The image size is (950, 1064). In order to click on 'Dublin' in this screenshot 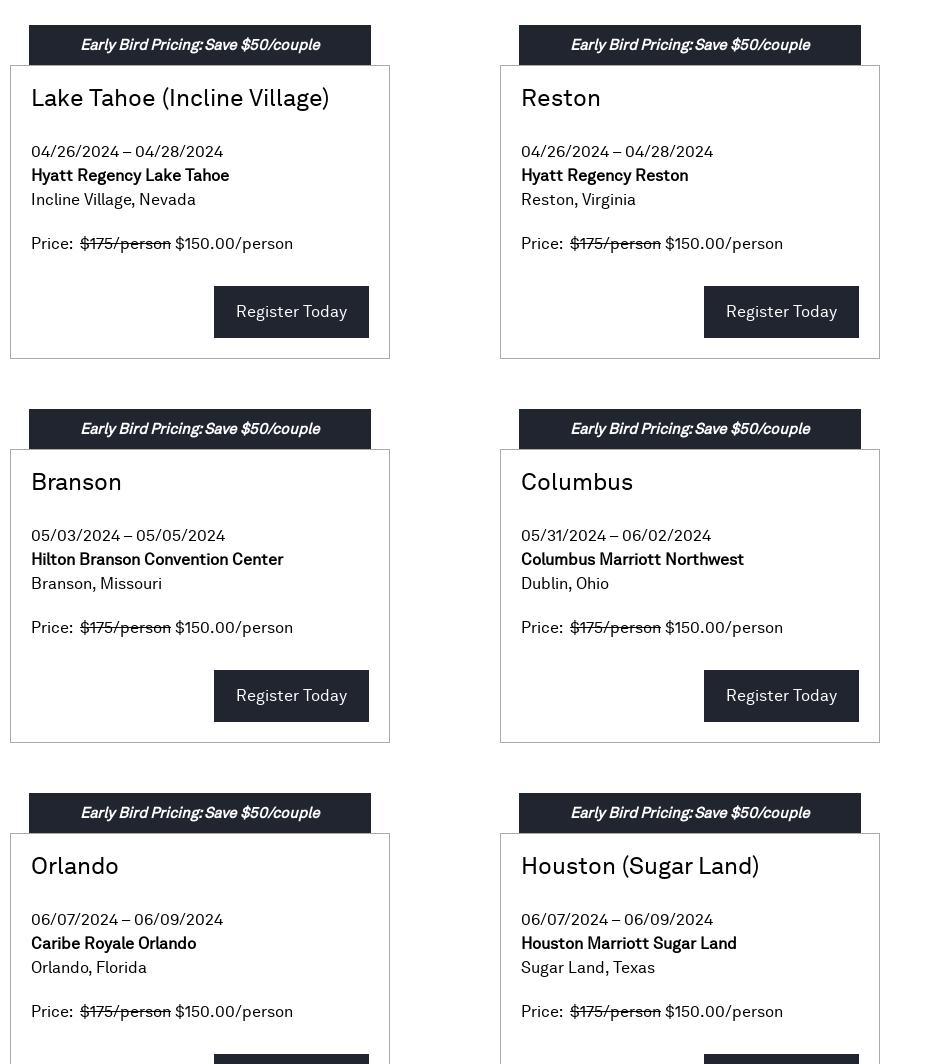, I will do `click(520, 583)`.